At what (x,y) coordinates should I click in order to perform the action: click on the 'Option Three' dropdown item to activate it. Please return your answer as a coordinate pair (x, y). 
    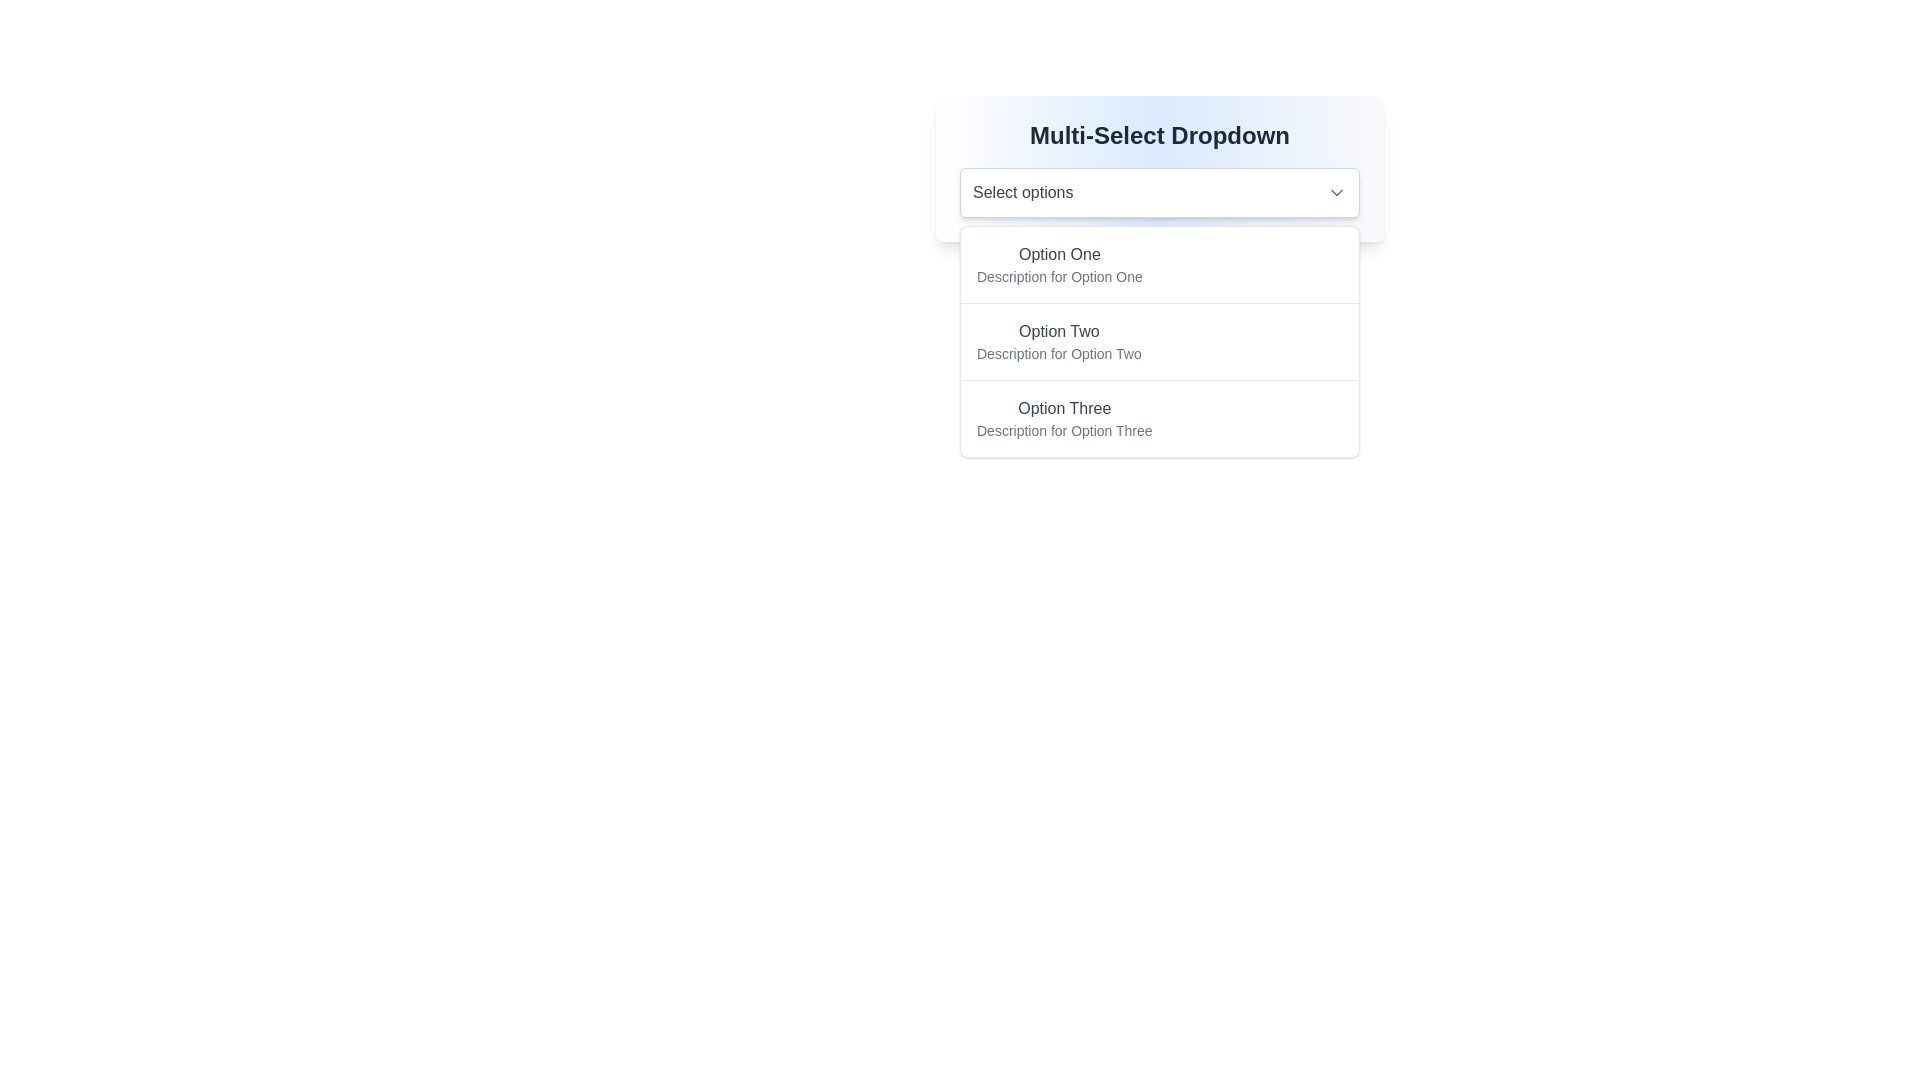
    Looking at the image, I should click on (1063, 418).